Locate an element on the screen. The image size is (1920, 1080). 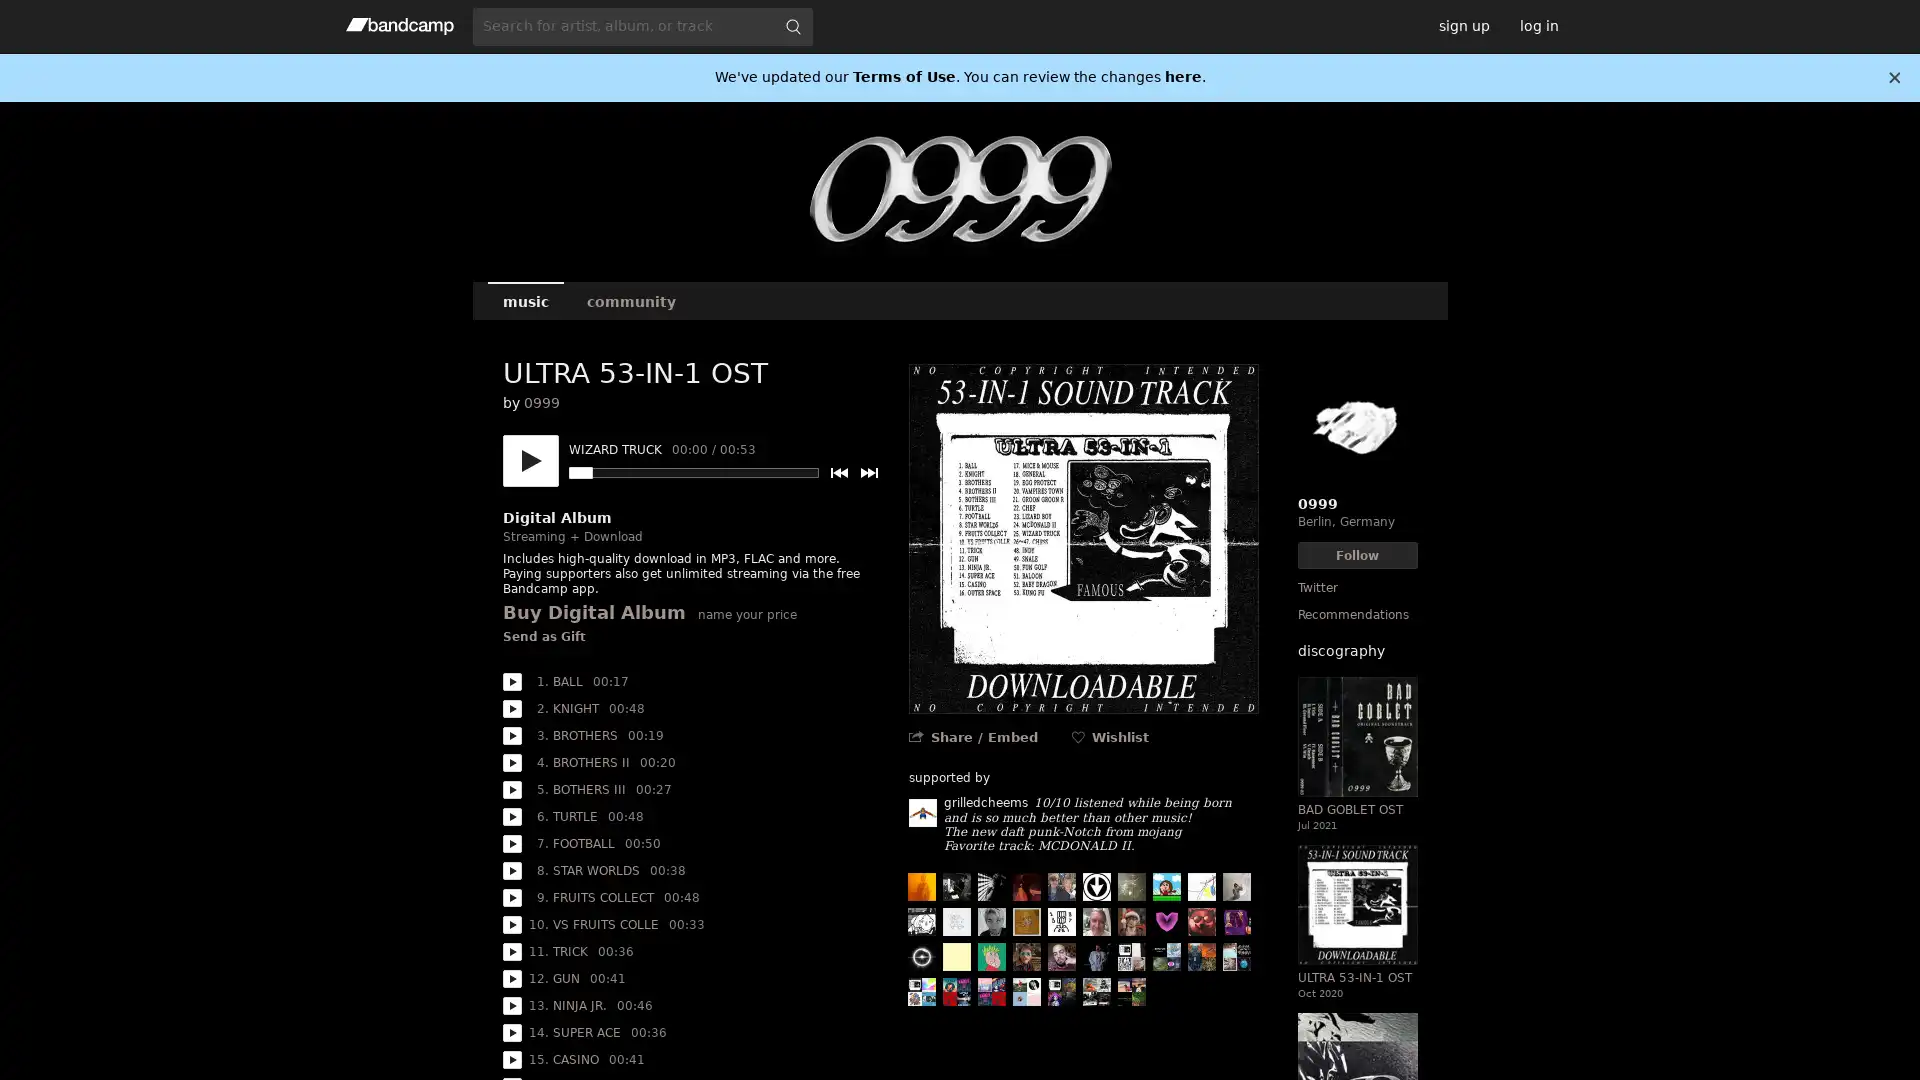
submit for full search page is located at coordinates (791, 26).